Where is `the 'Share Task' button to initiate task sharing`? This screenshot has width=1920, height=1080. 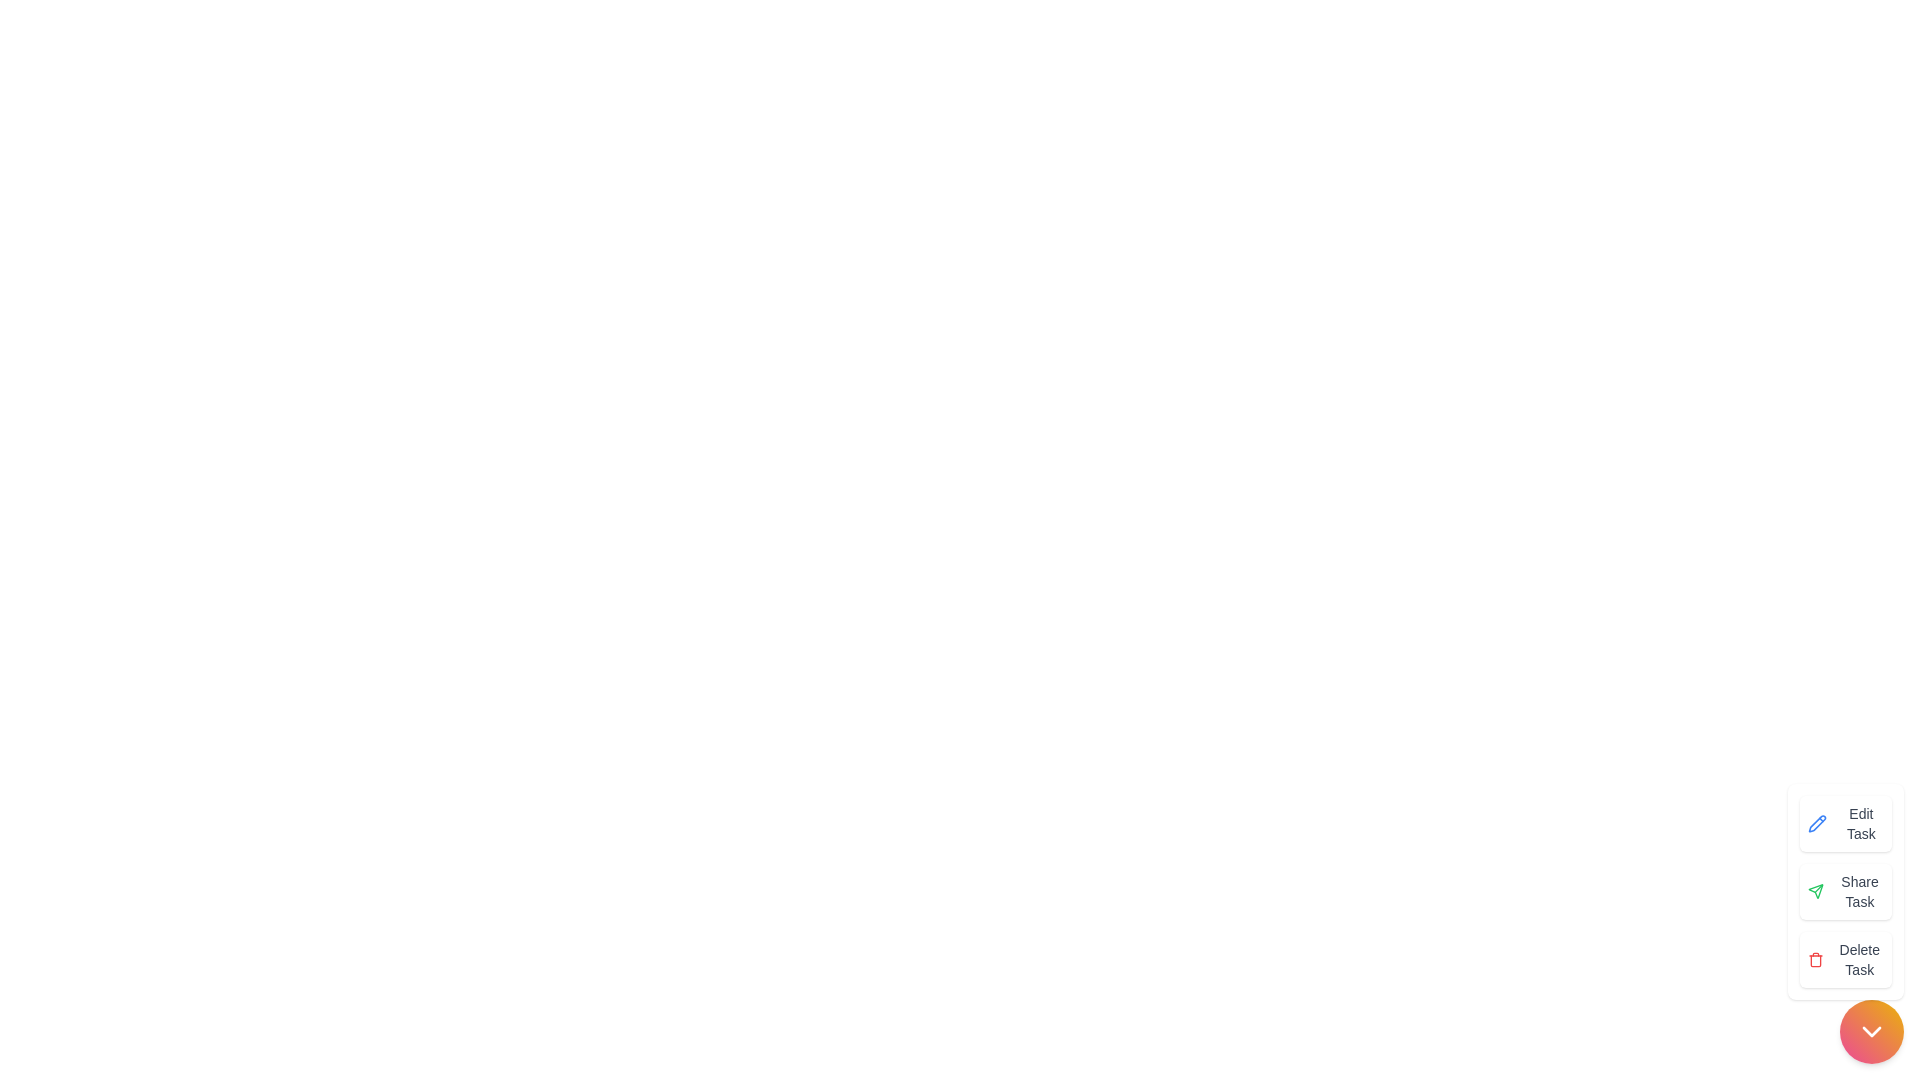
the 'Share Task' button to initiate task sharing is located at coordinates (1844, 890).